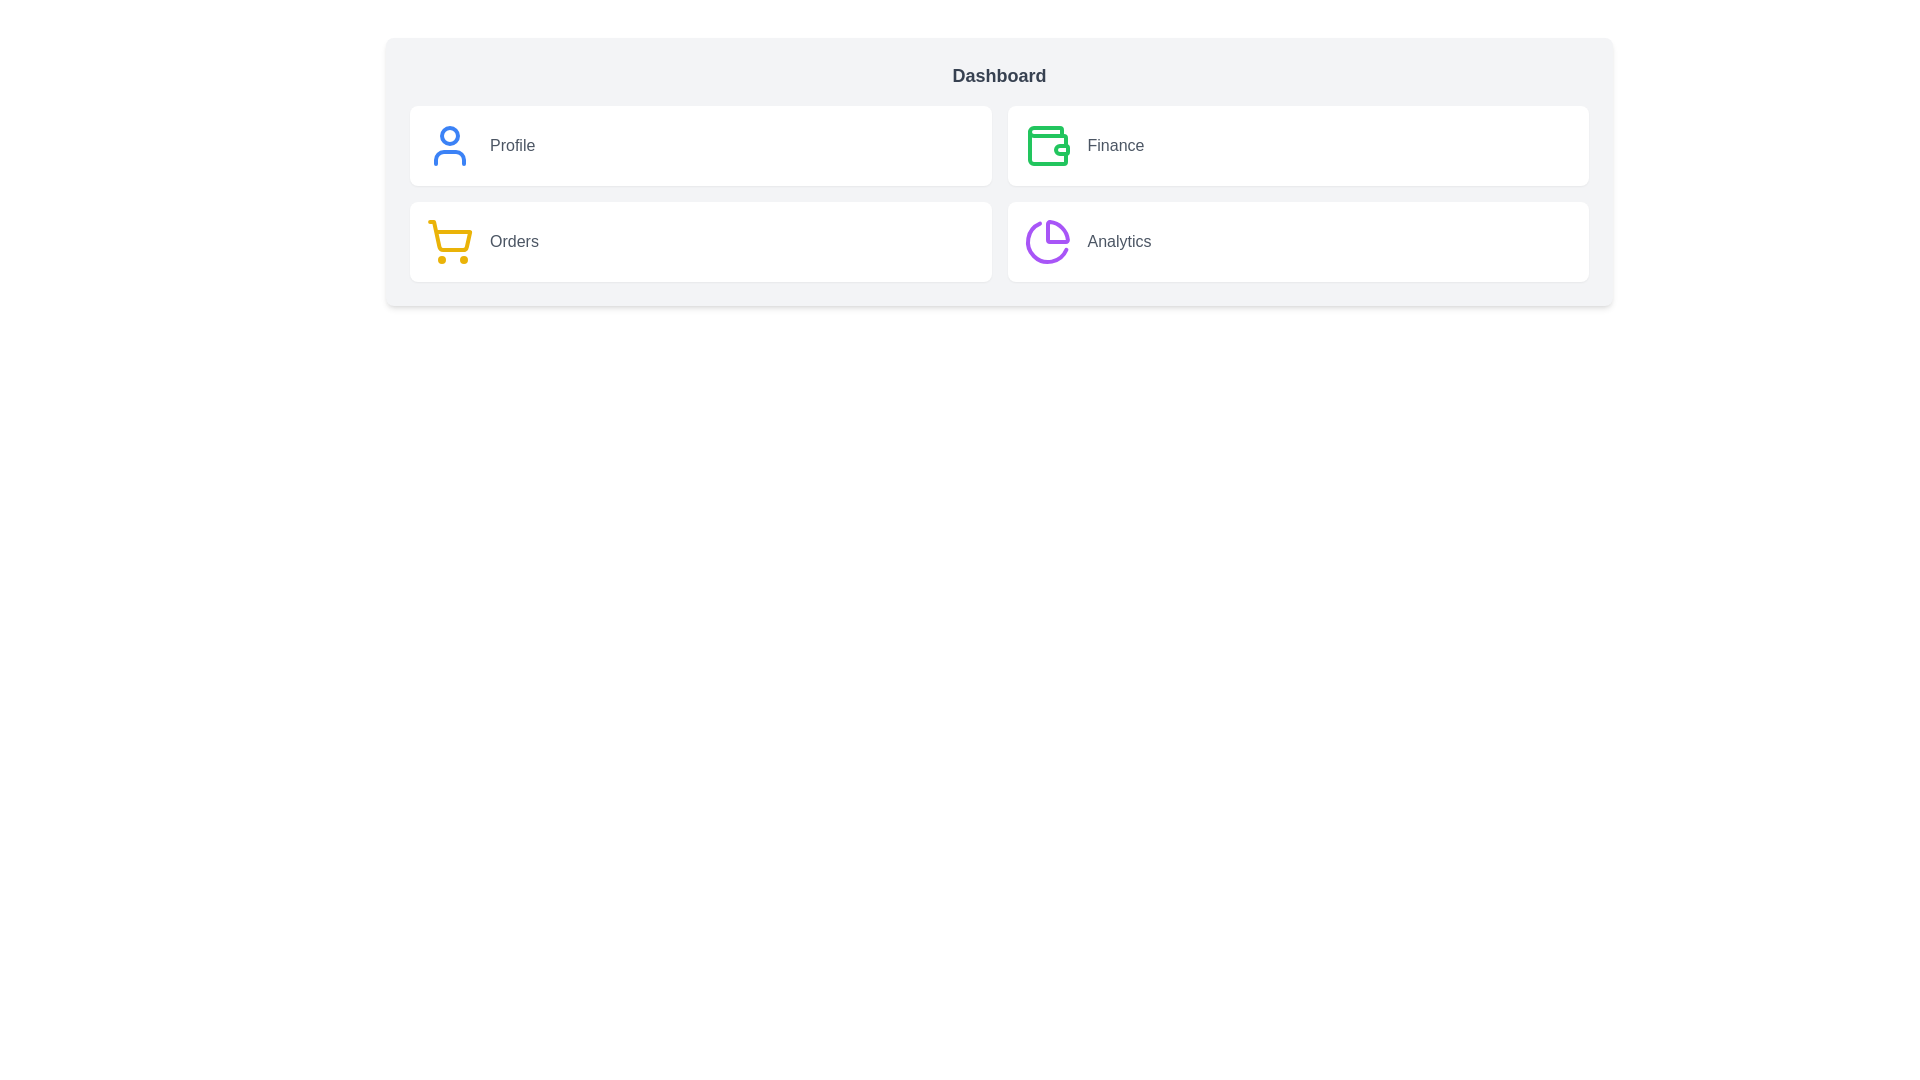  What do you see at coordinates (1298, 145) in the screenshot?
I see `the 'Finance' Interactive Card, which is the second card in the grid layout` at bounding box center [1298, 145].